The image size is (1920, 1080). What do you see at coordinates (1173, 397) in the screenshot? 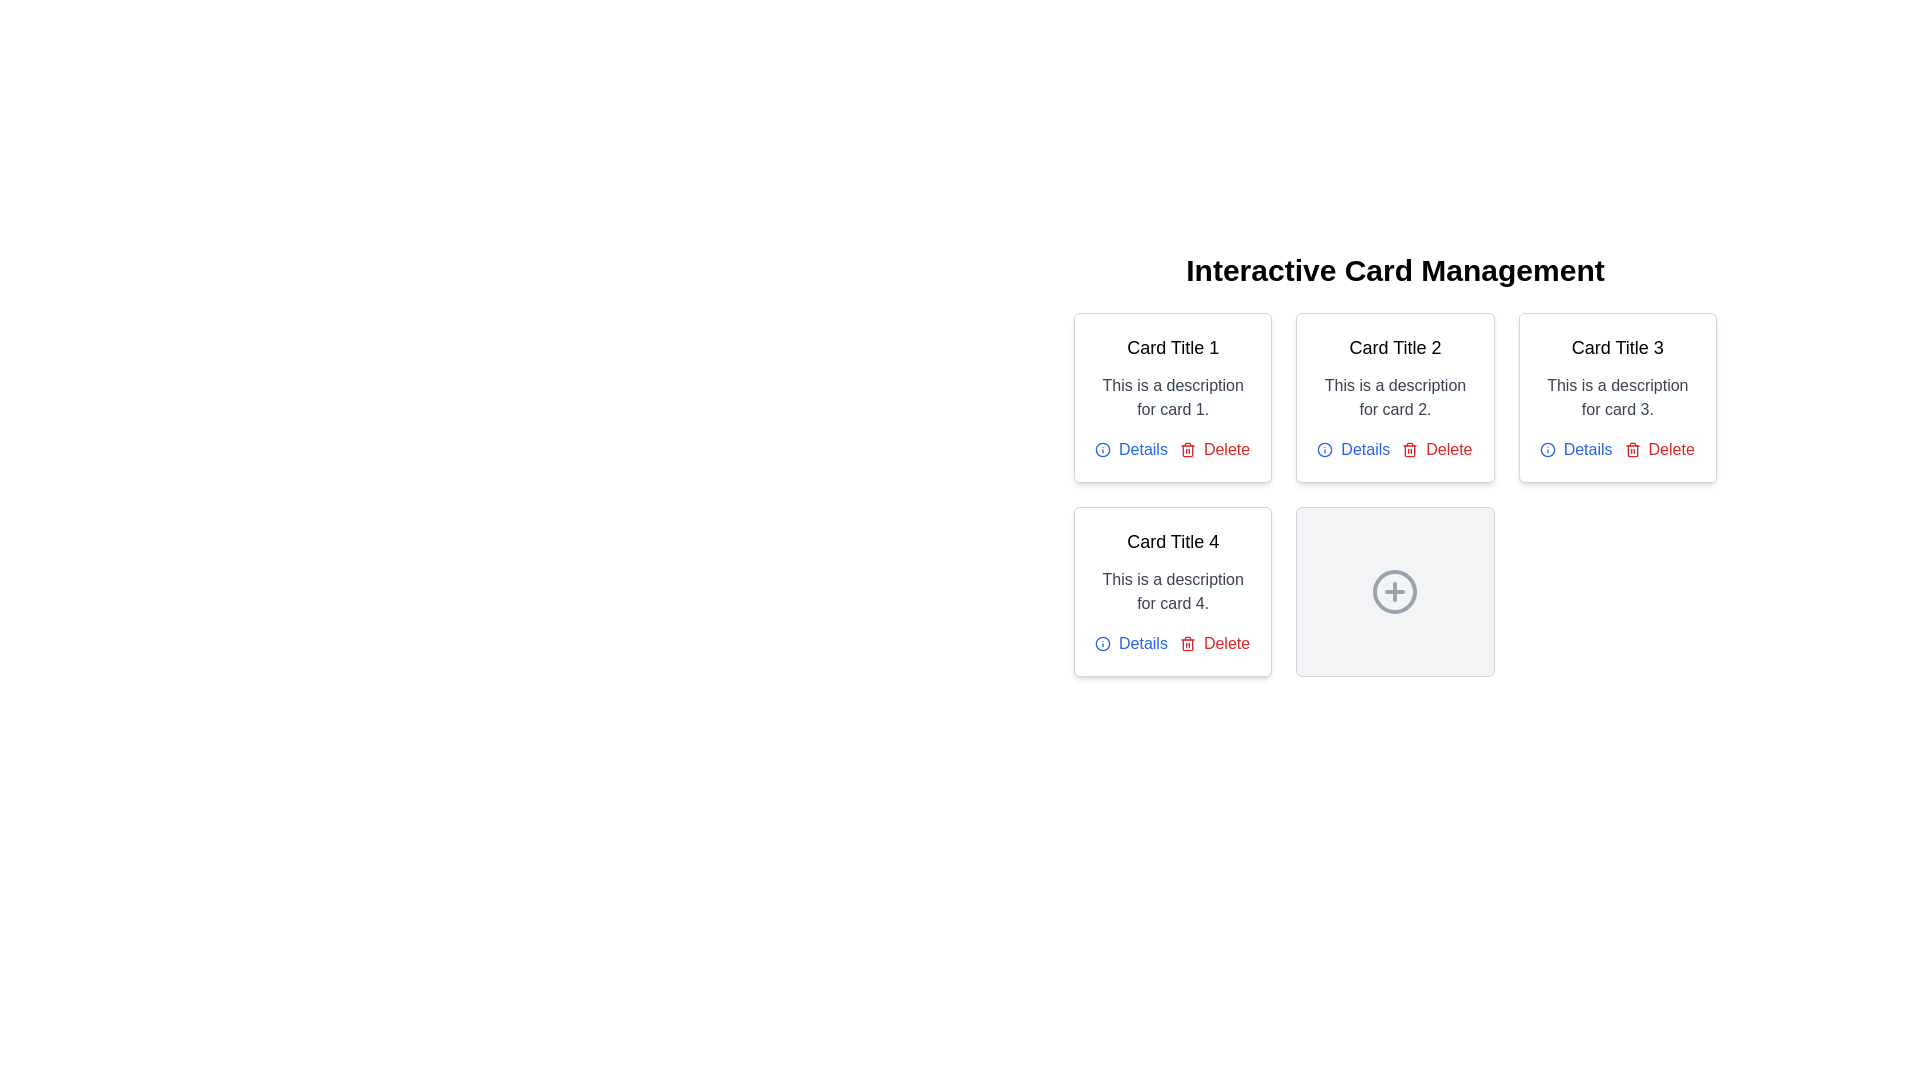
I see `the static text element that provides additional information about 'Card Title 1', located in the top left corner of the card grid` at bounding box center [1173, 397].